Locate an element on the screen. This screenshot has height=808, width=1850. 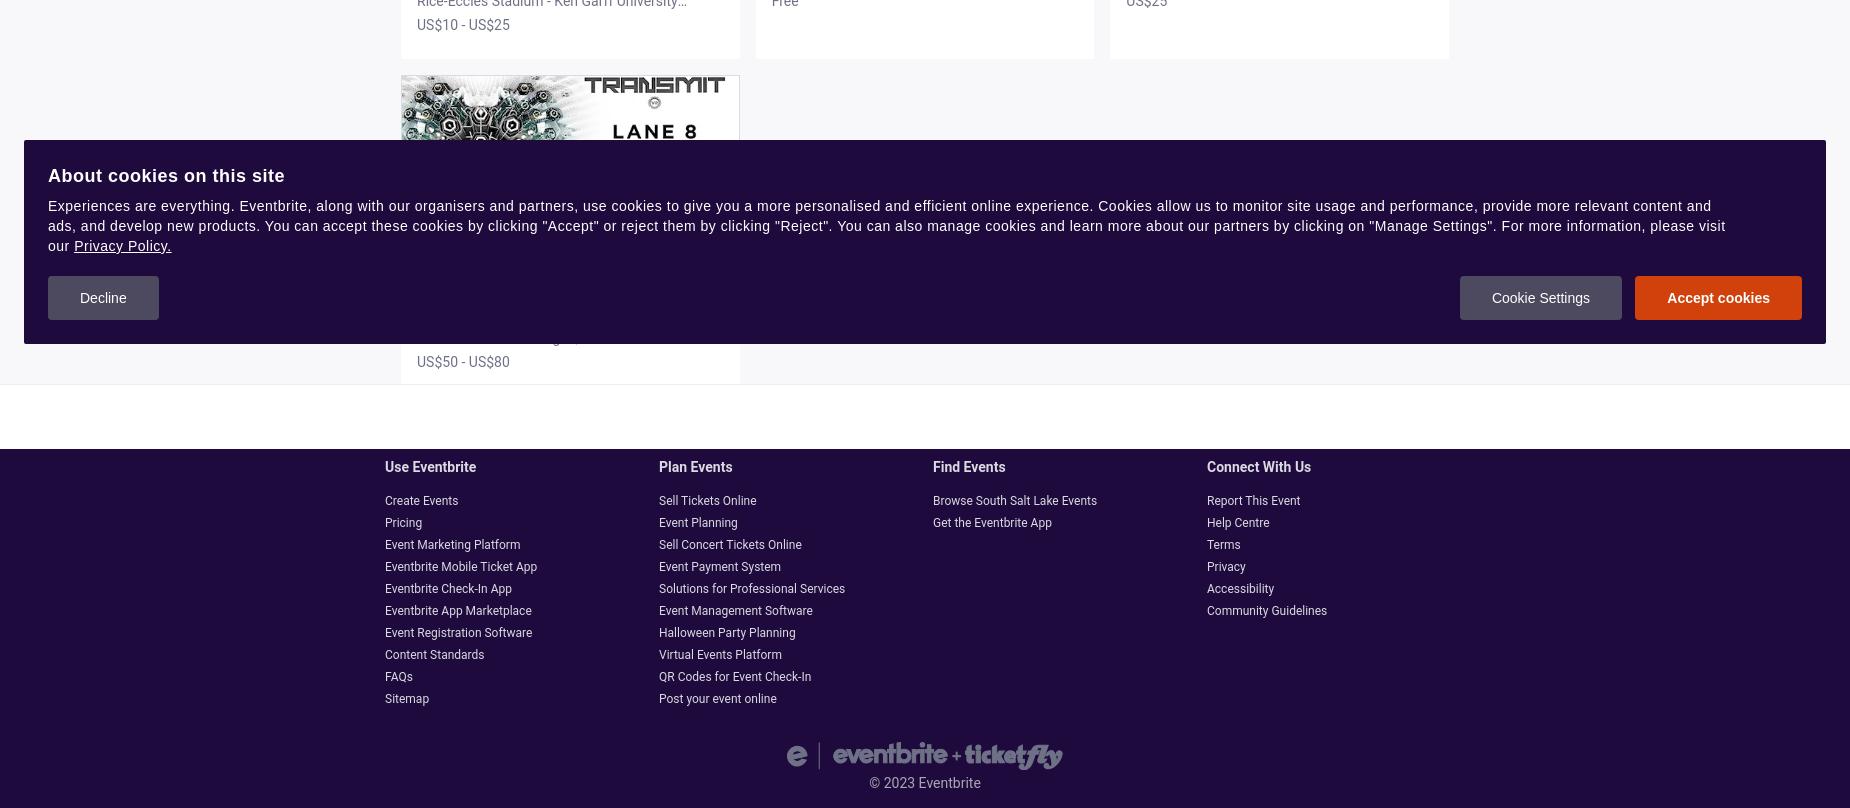
'Plan events' is located at coordinates (658, 467).